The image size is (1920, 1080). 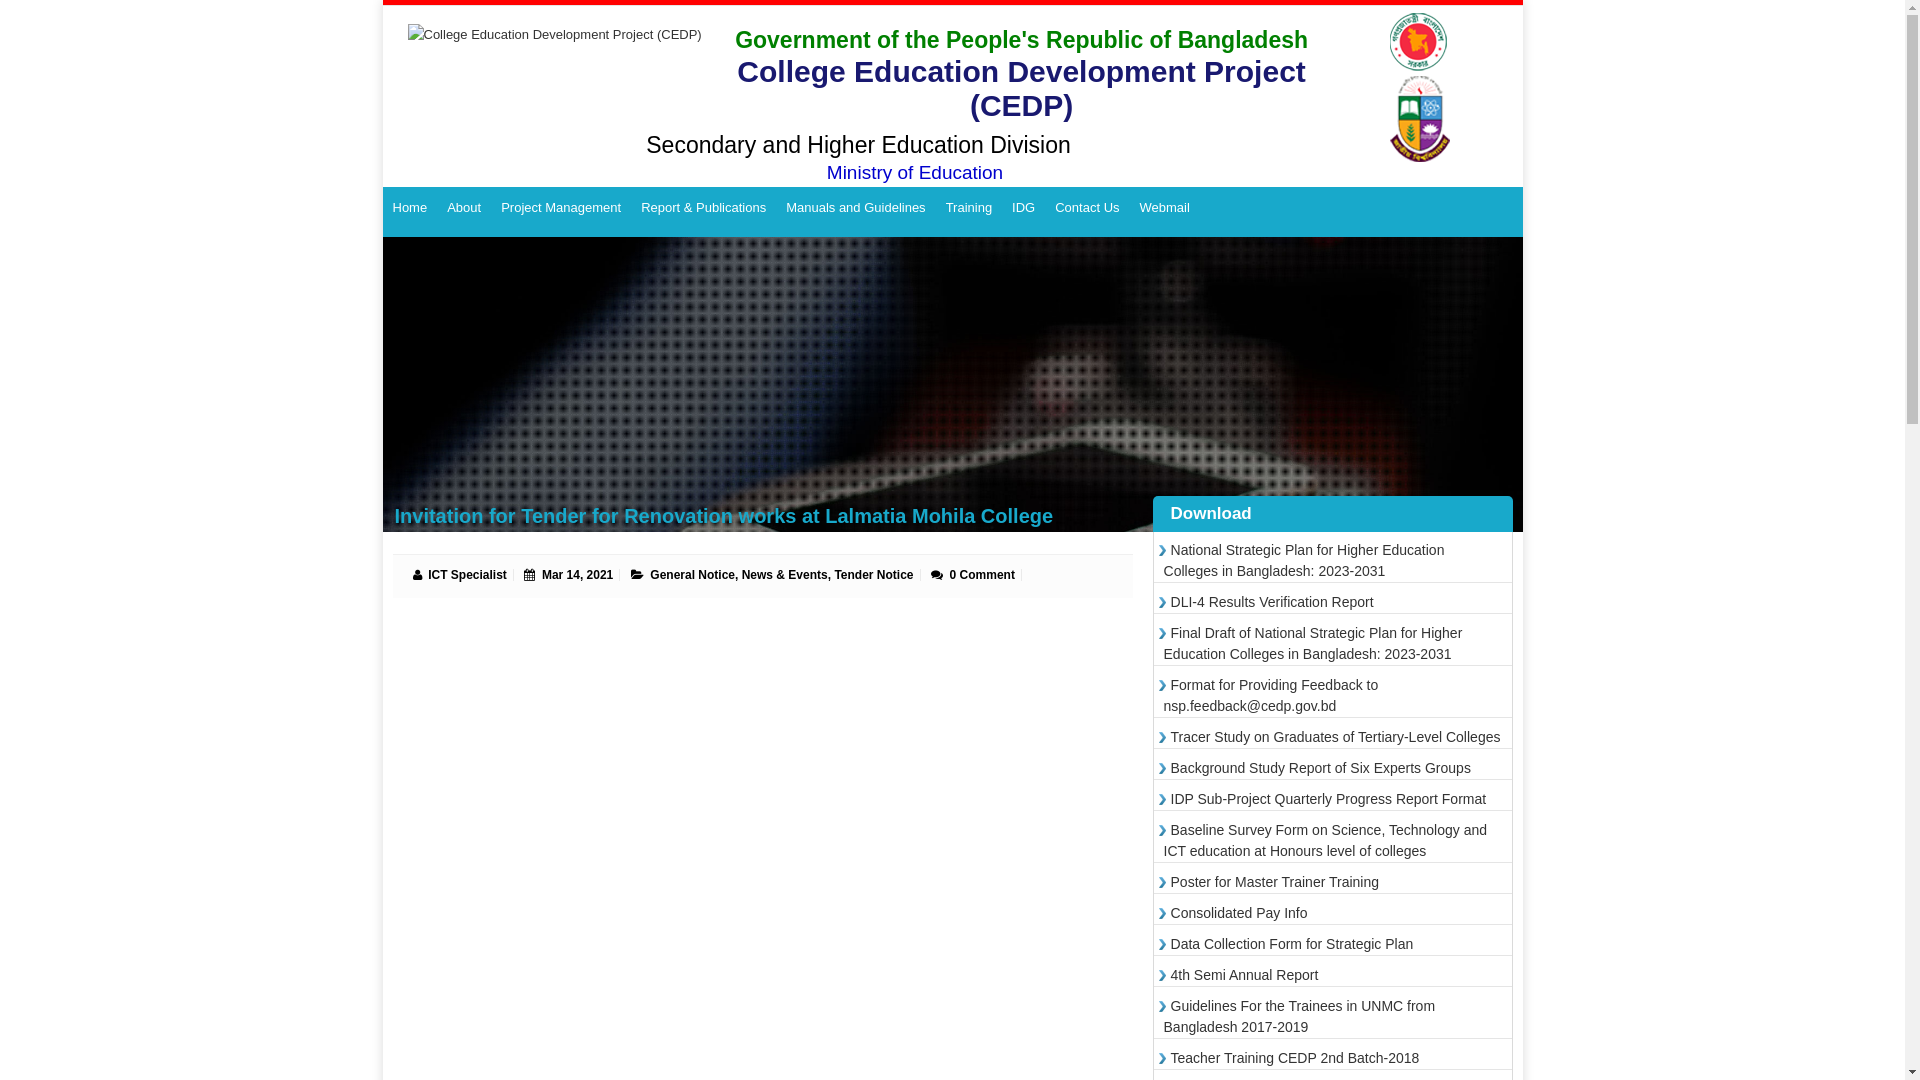 What do you see at coordinates (703, 208) in the screenshot?
I see `'Report & Publications'` at bounding box center [703, 208].